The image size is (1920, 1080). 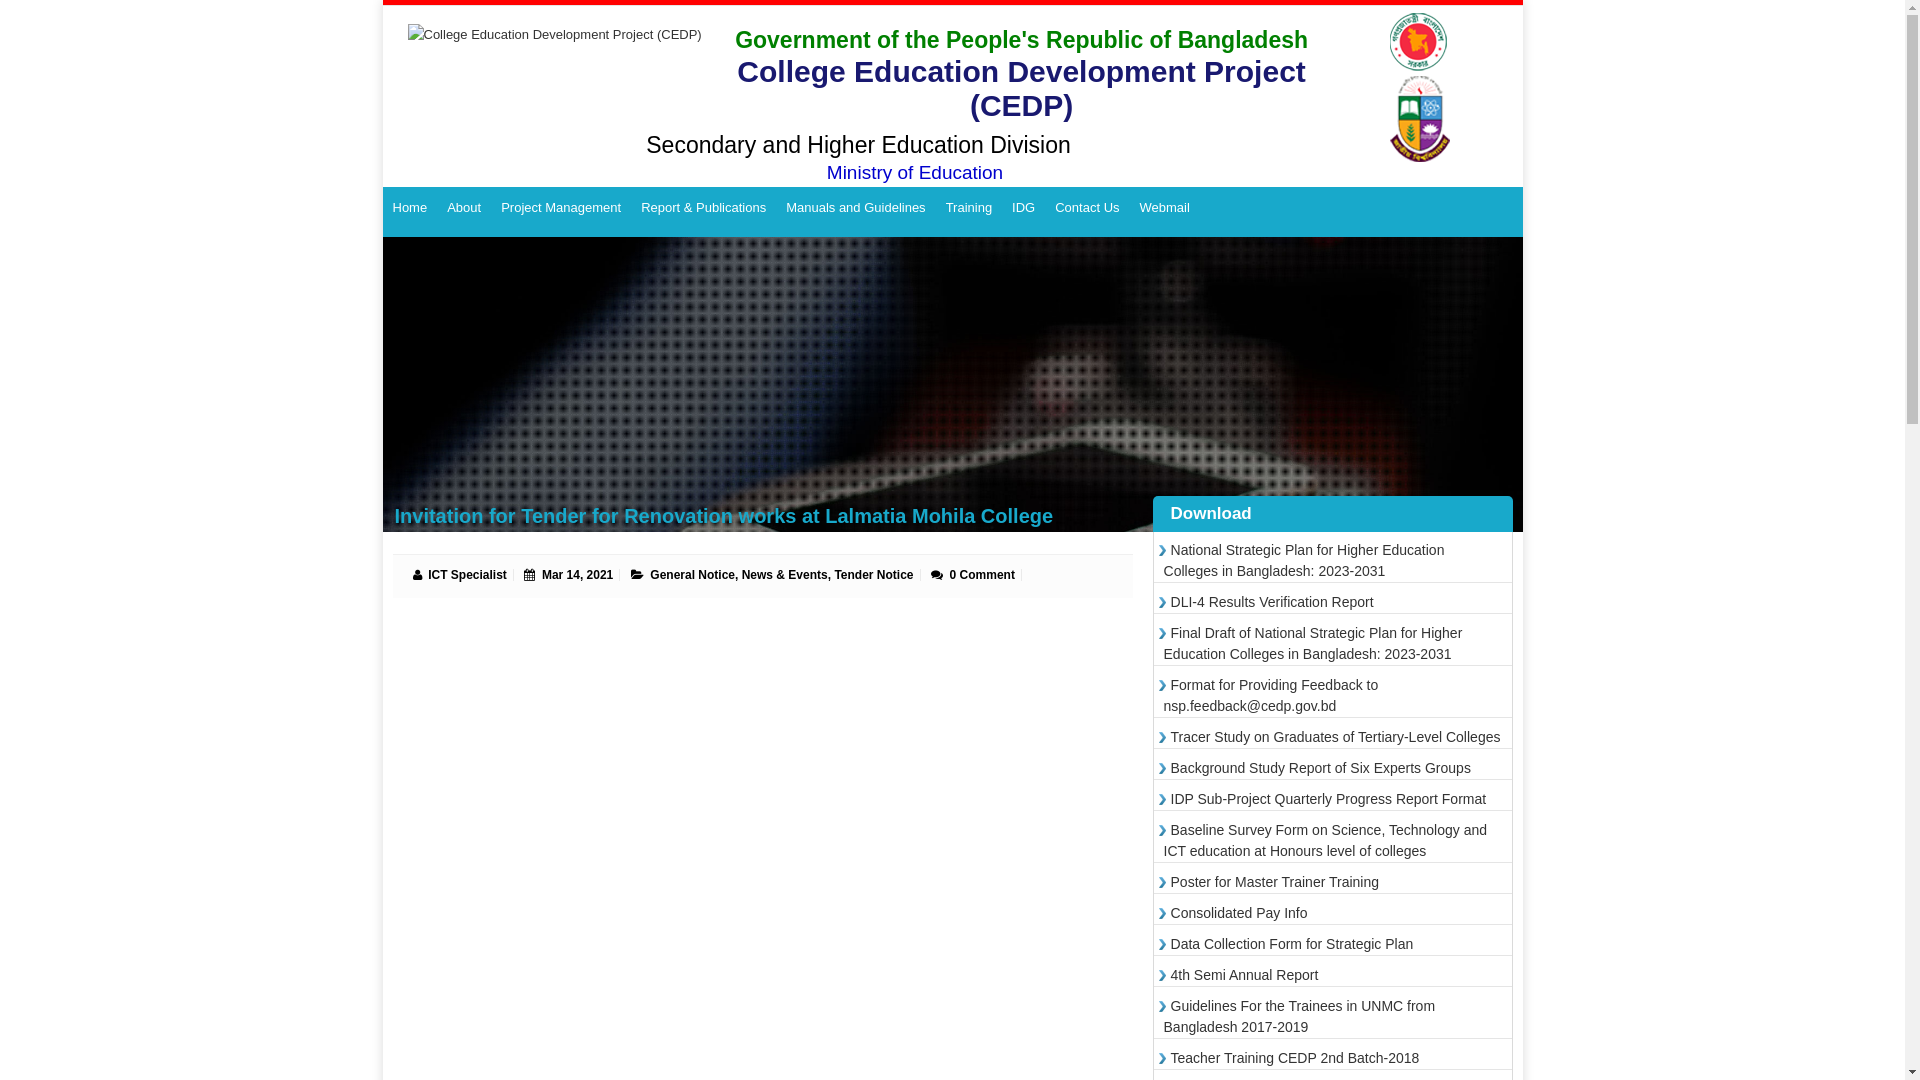 What do you see at coordinates (703, 208) in the screenshot?
I see `'Report & Publications'` at bounding box center [703, 208].